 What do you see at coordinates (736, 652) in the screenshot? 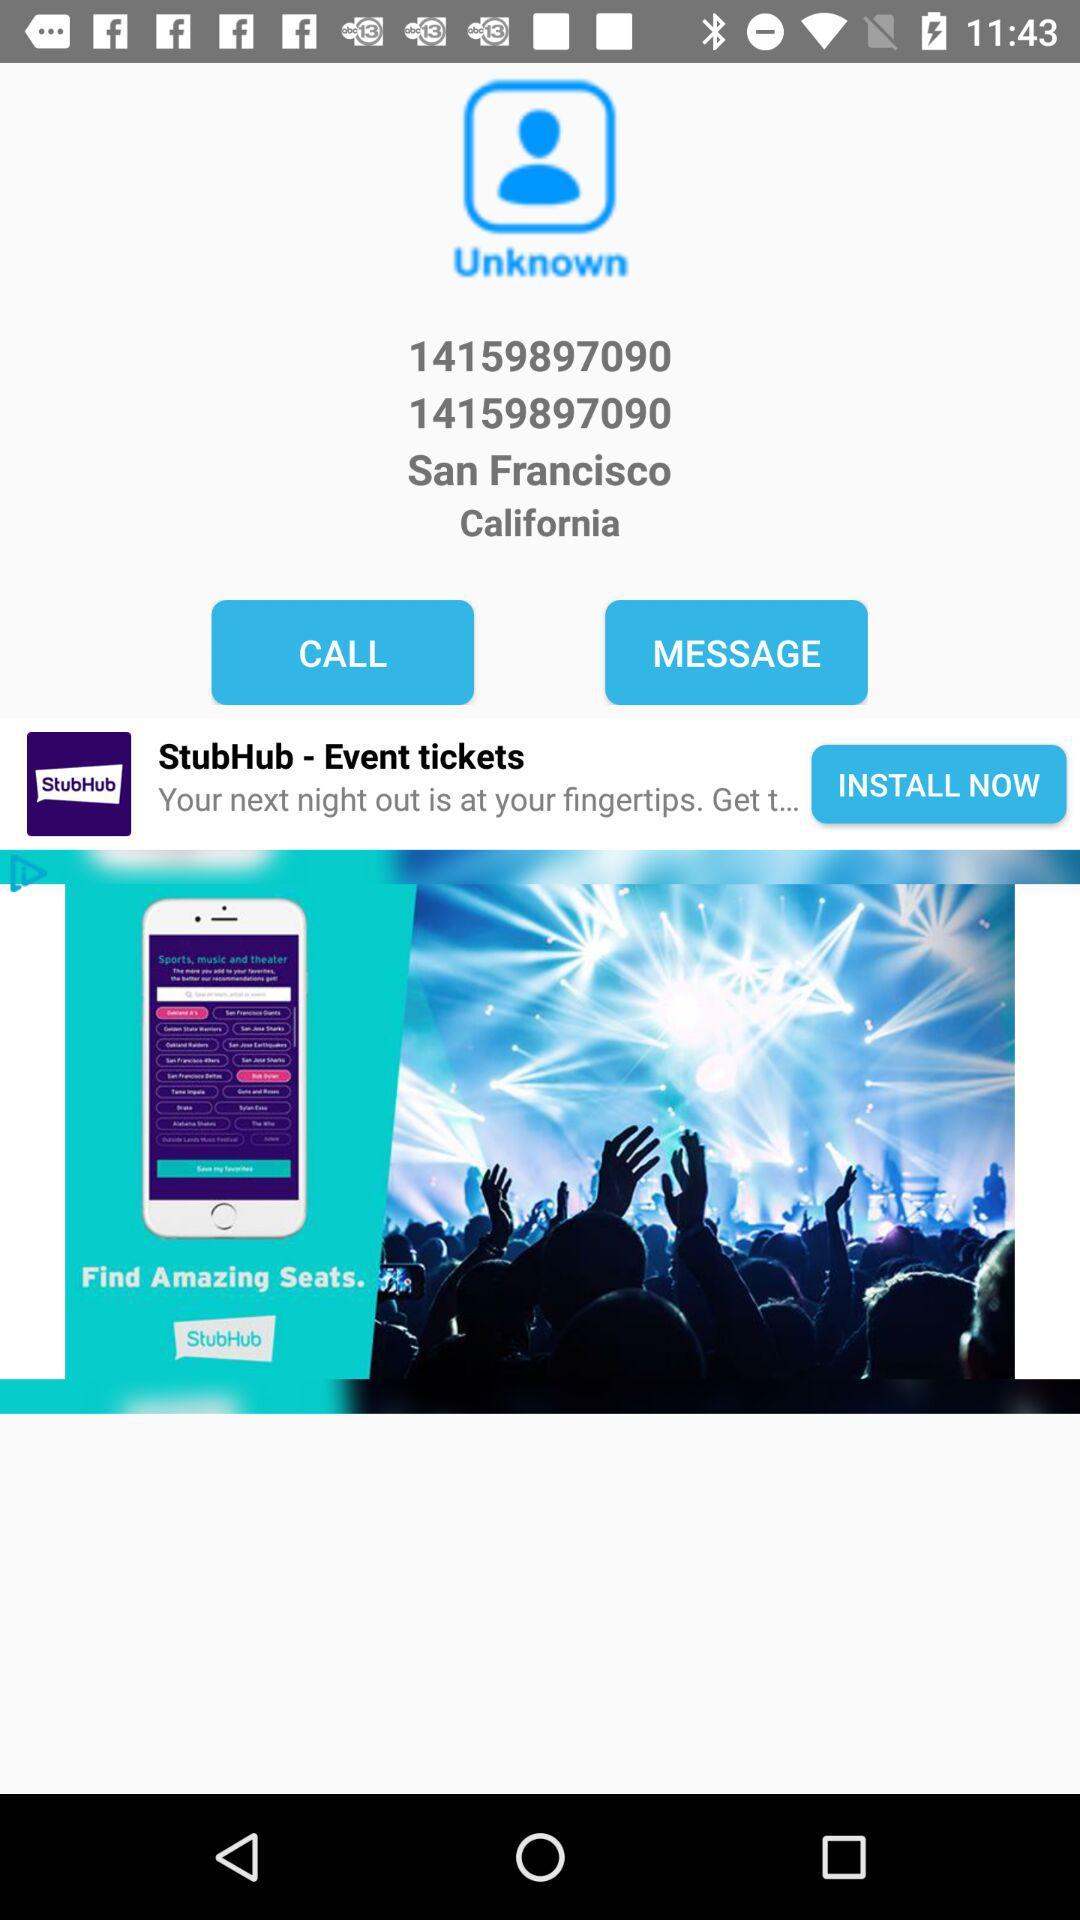
I see `item next to call icon` at bounding box center [736, 652].